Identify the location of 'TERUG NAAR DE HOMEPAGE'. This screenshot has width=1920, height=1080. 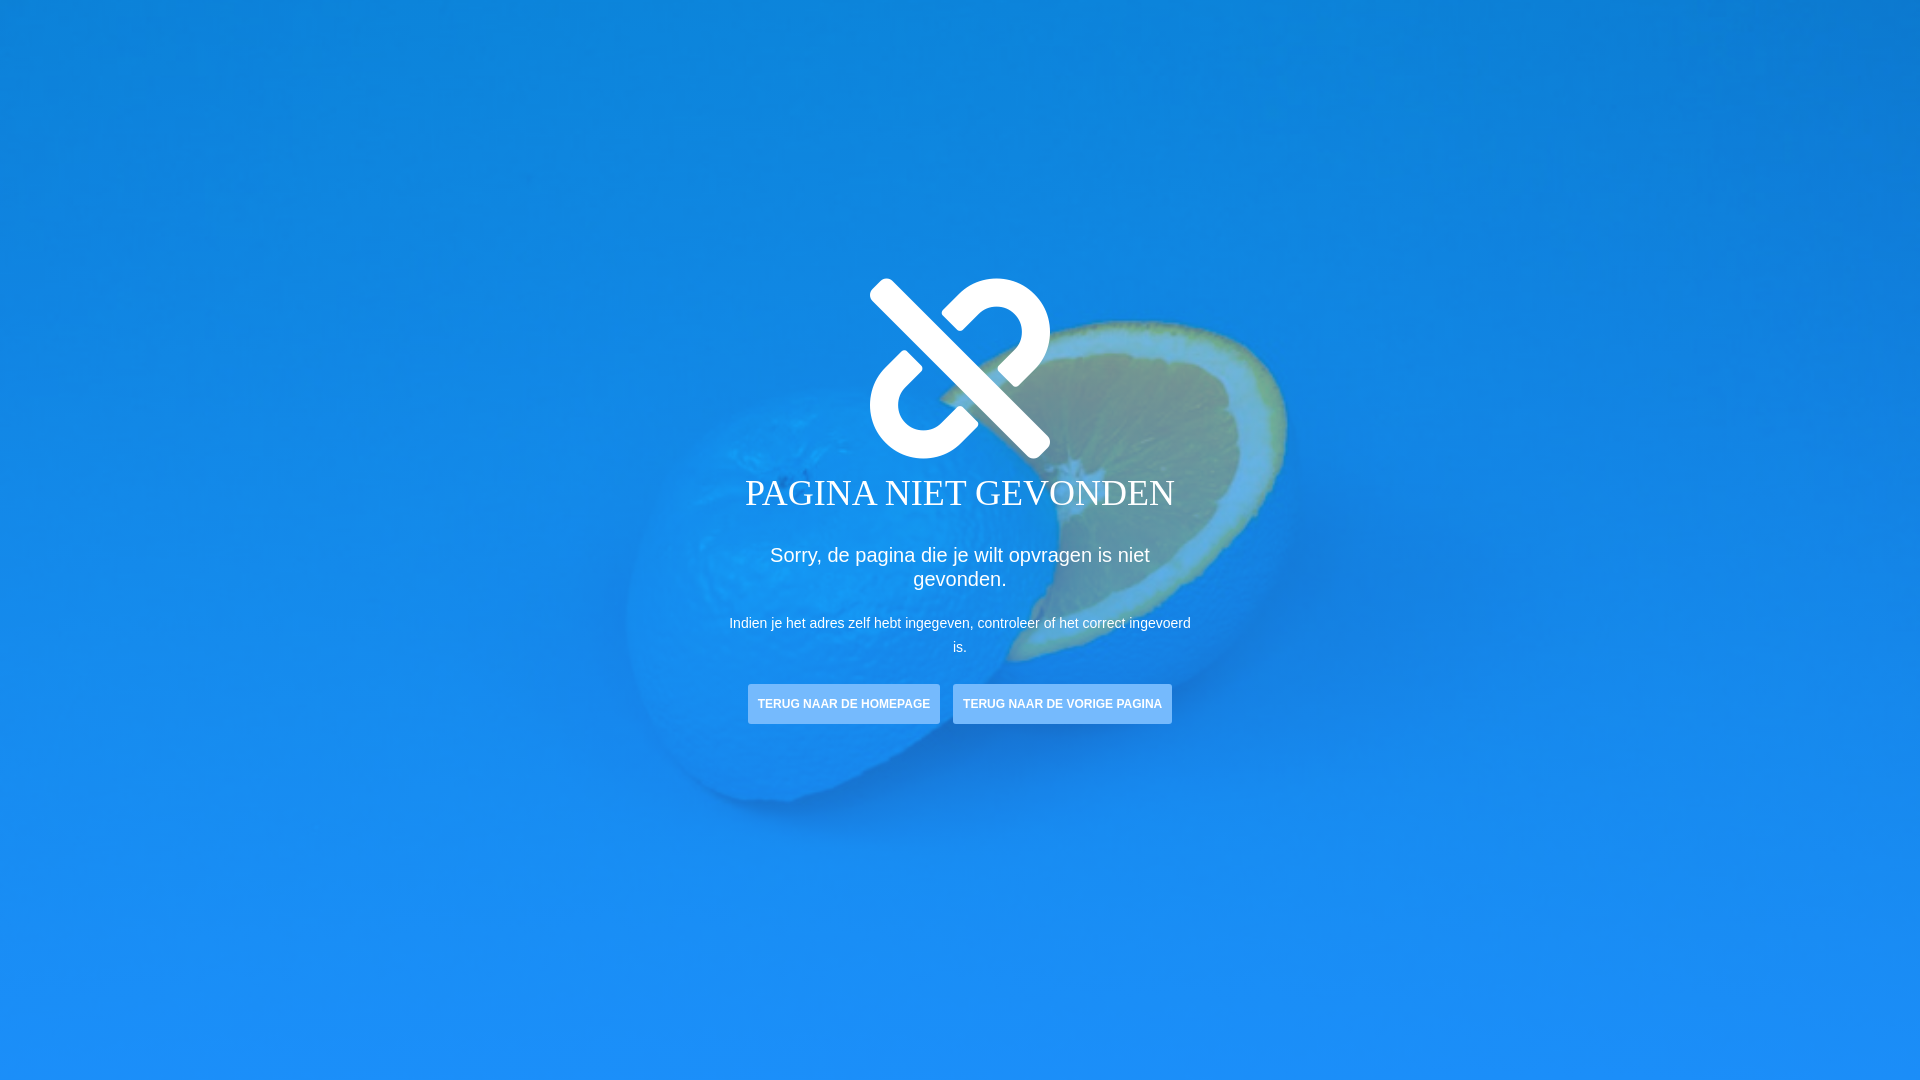
(844, 703).